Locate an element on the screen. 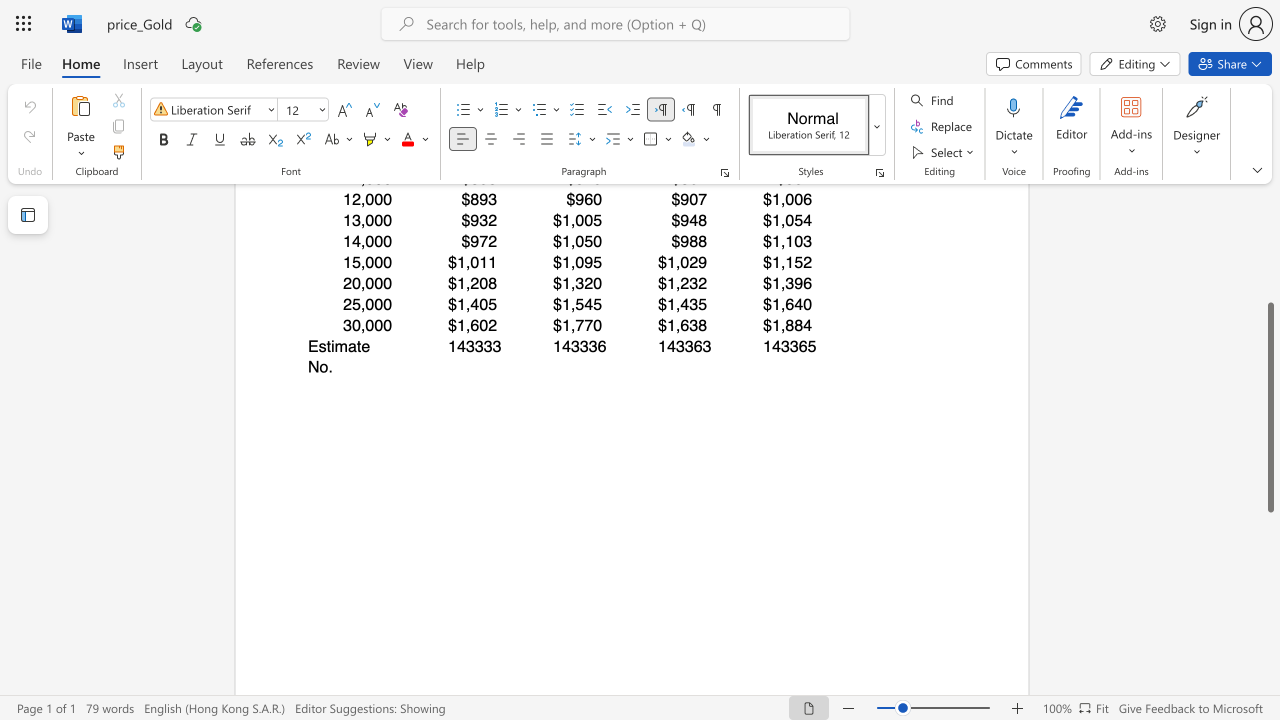  the scrollbar and move down 320 pixels is located at coordinates (1269, 406).